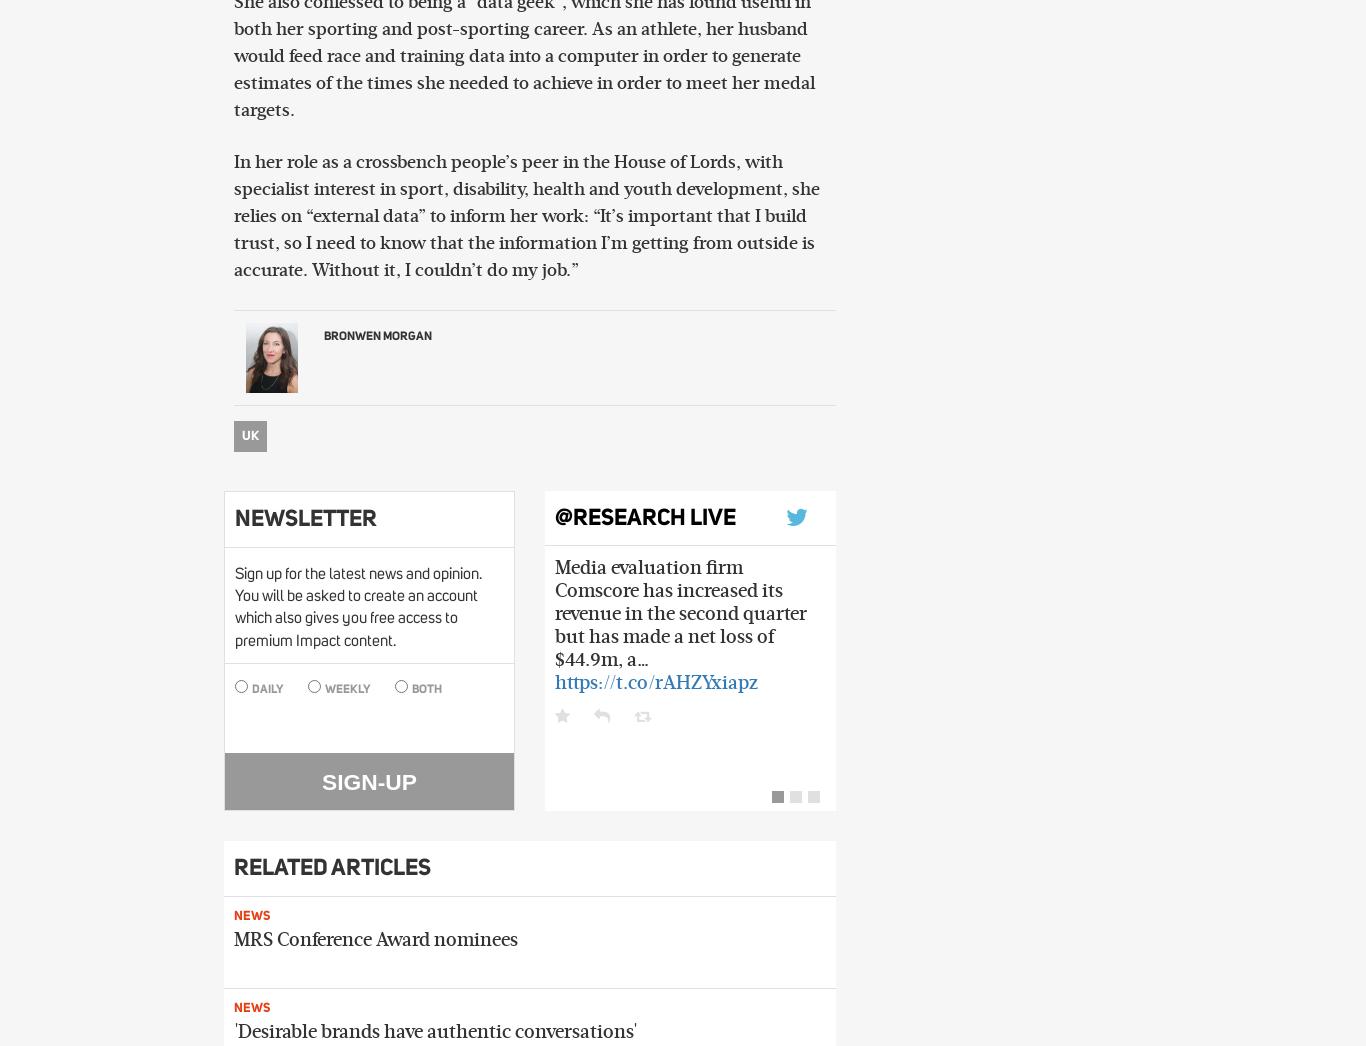 This screenshot has height=1046, width=1366. Describe the element at coordinates (324, 334) in the screenshot. I see `'Bronwen Morgan'` at that location.